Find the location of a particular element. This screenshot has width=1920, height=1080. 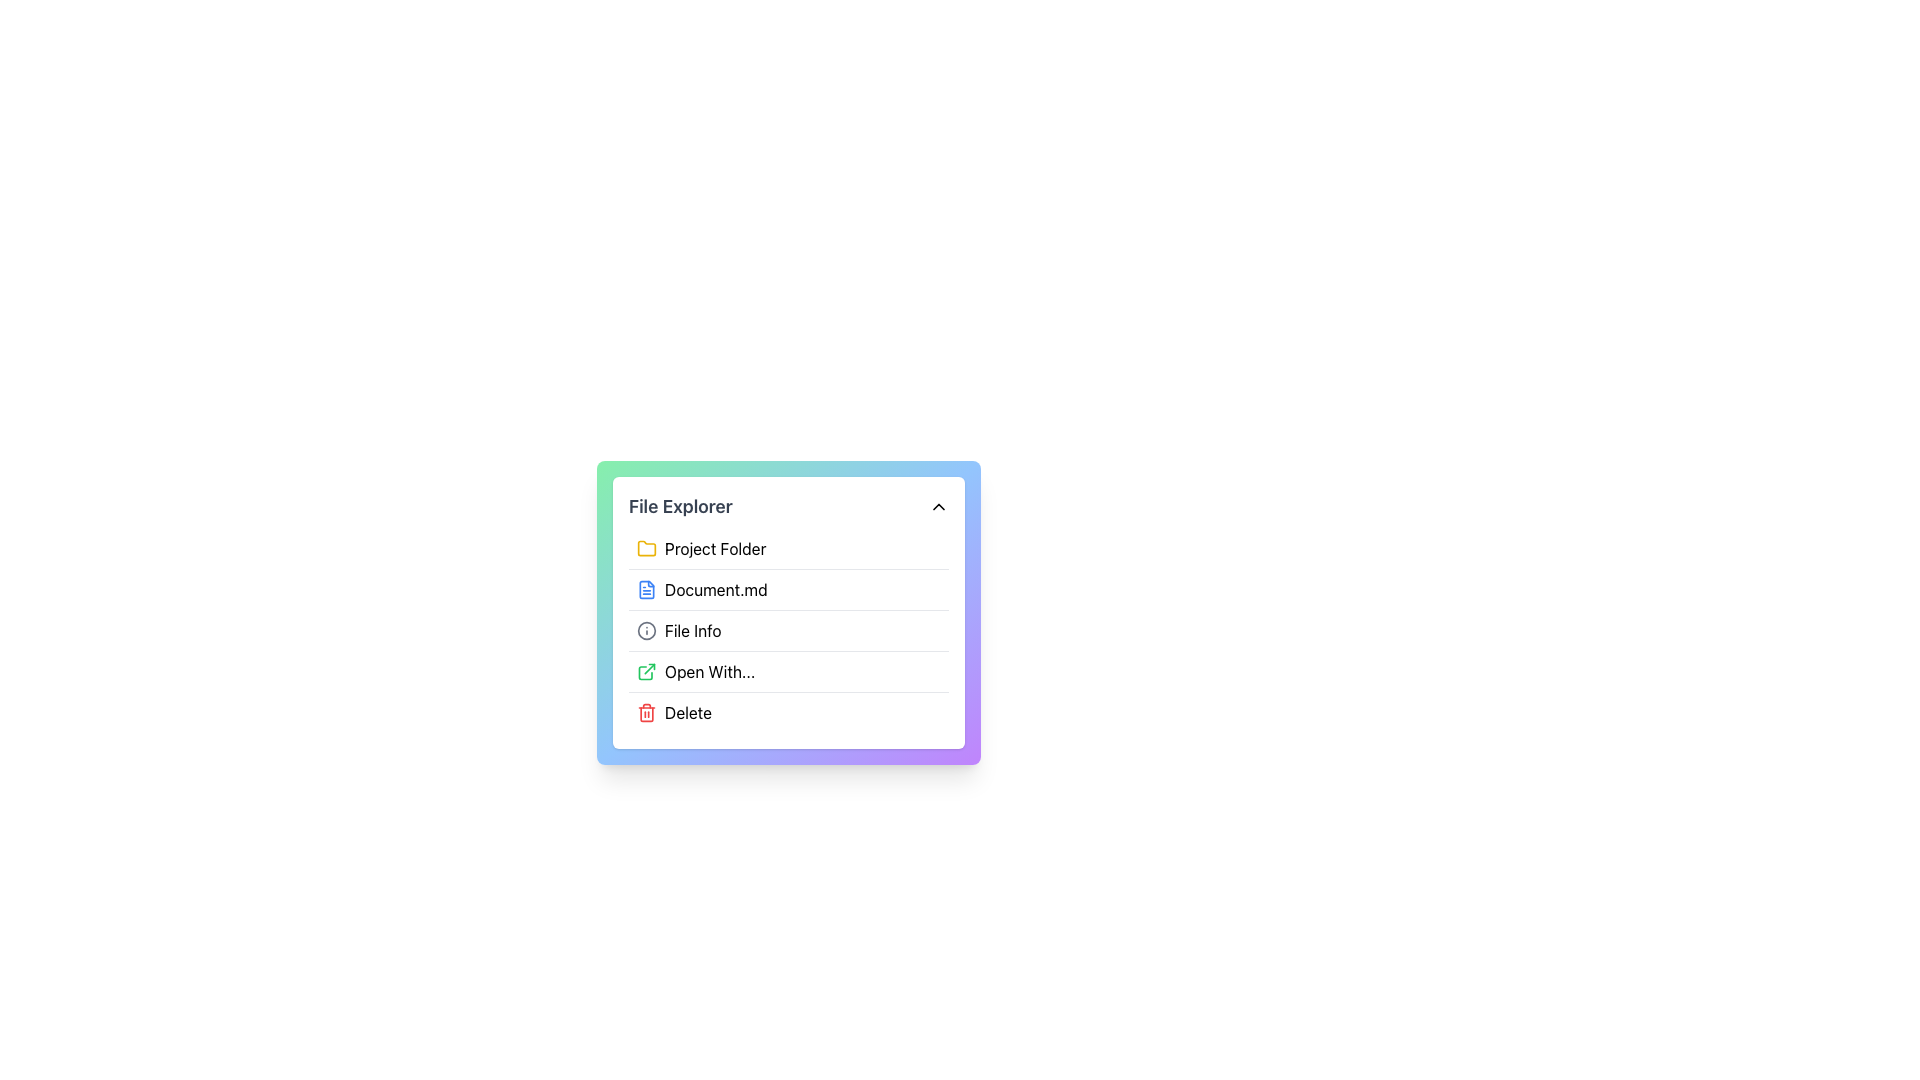

the information icon that is positioned to the left of the 'File Info' text in the menu options is located at coordinates (647, 631).